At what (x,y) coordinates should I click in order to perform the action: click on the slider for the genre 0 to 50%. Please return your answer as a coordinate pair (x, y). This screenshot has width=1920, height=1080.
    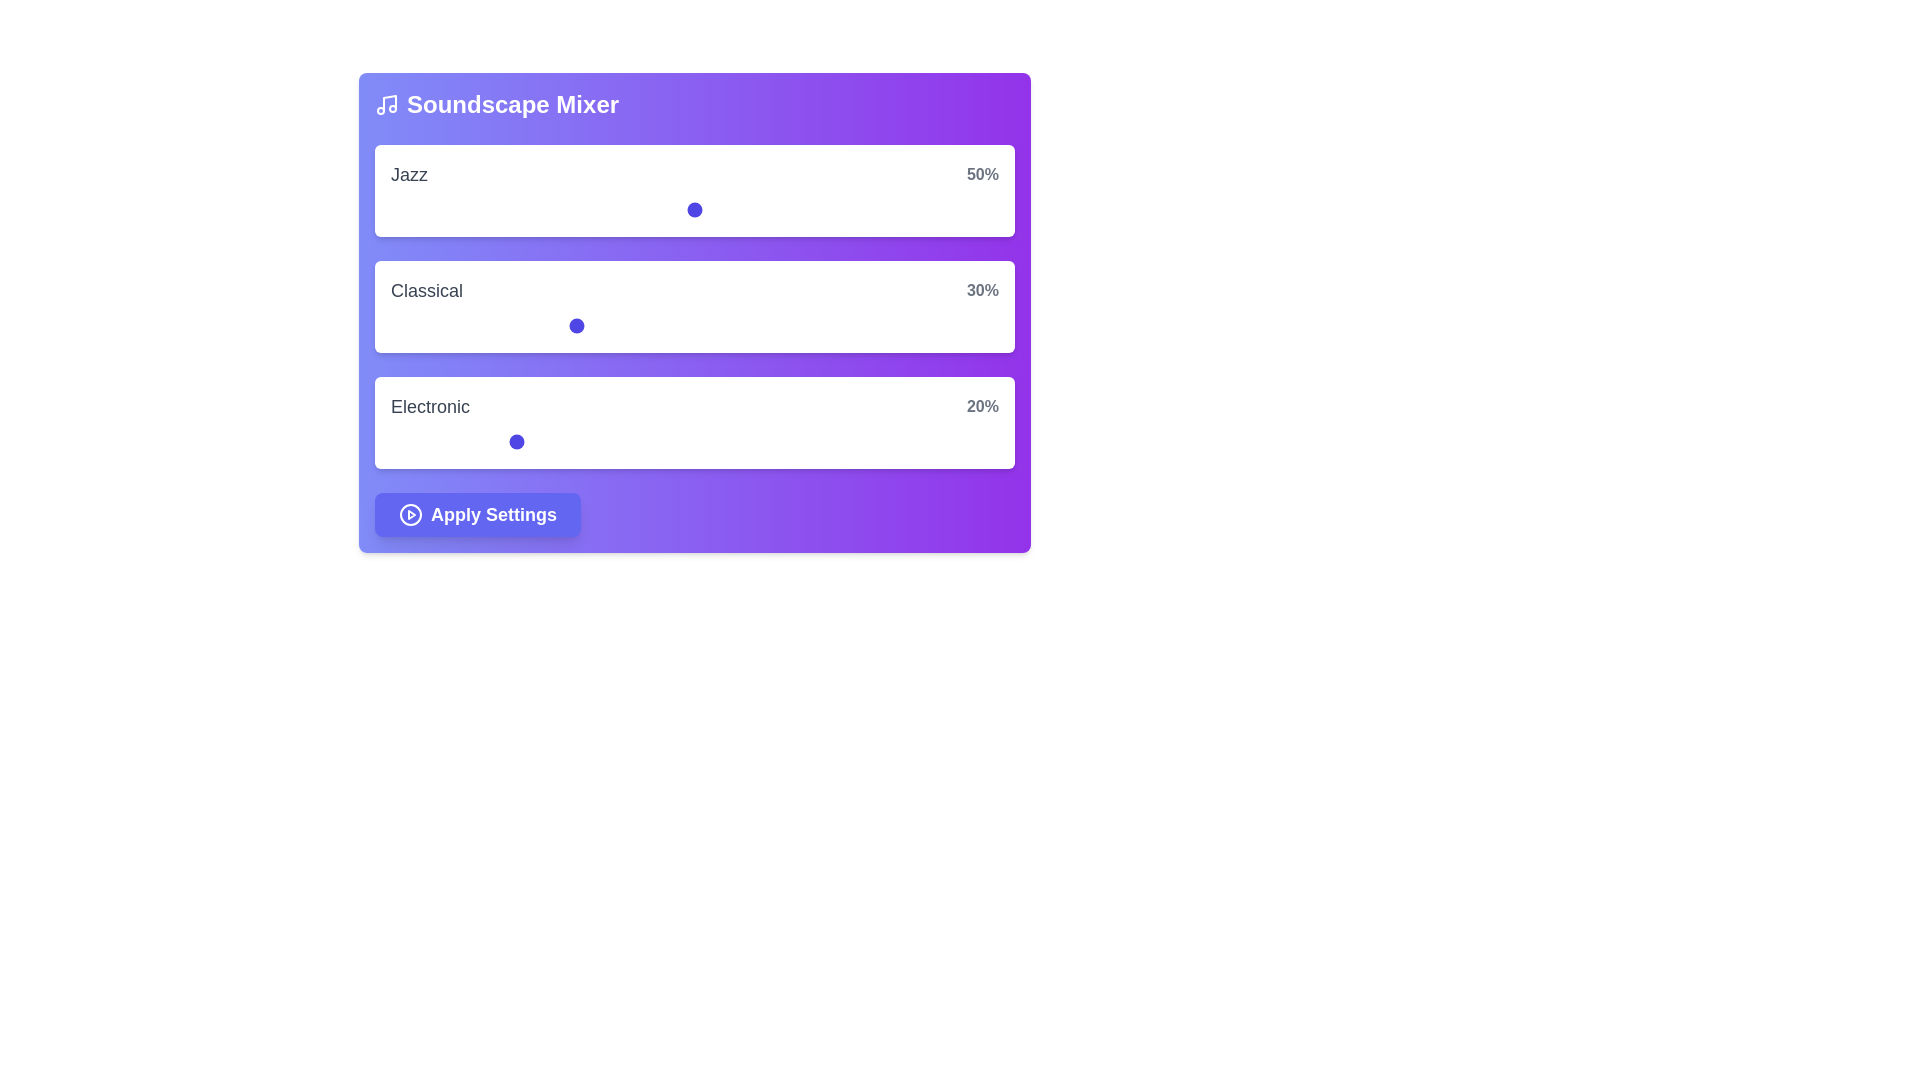
    Looking at the image, I should click on (846, 209).